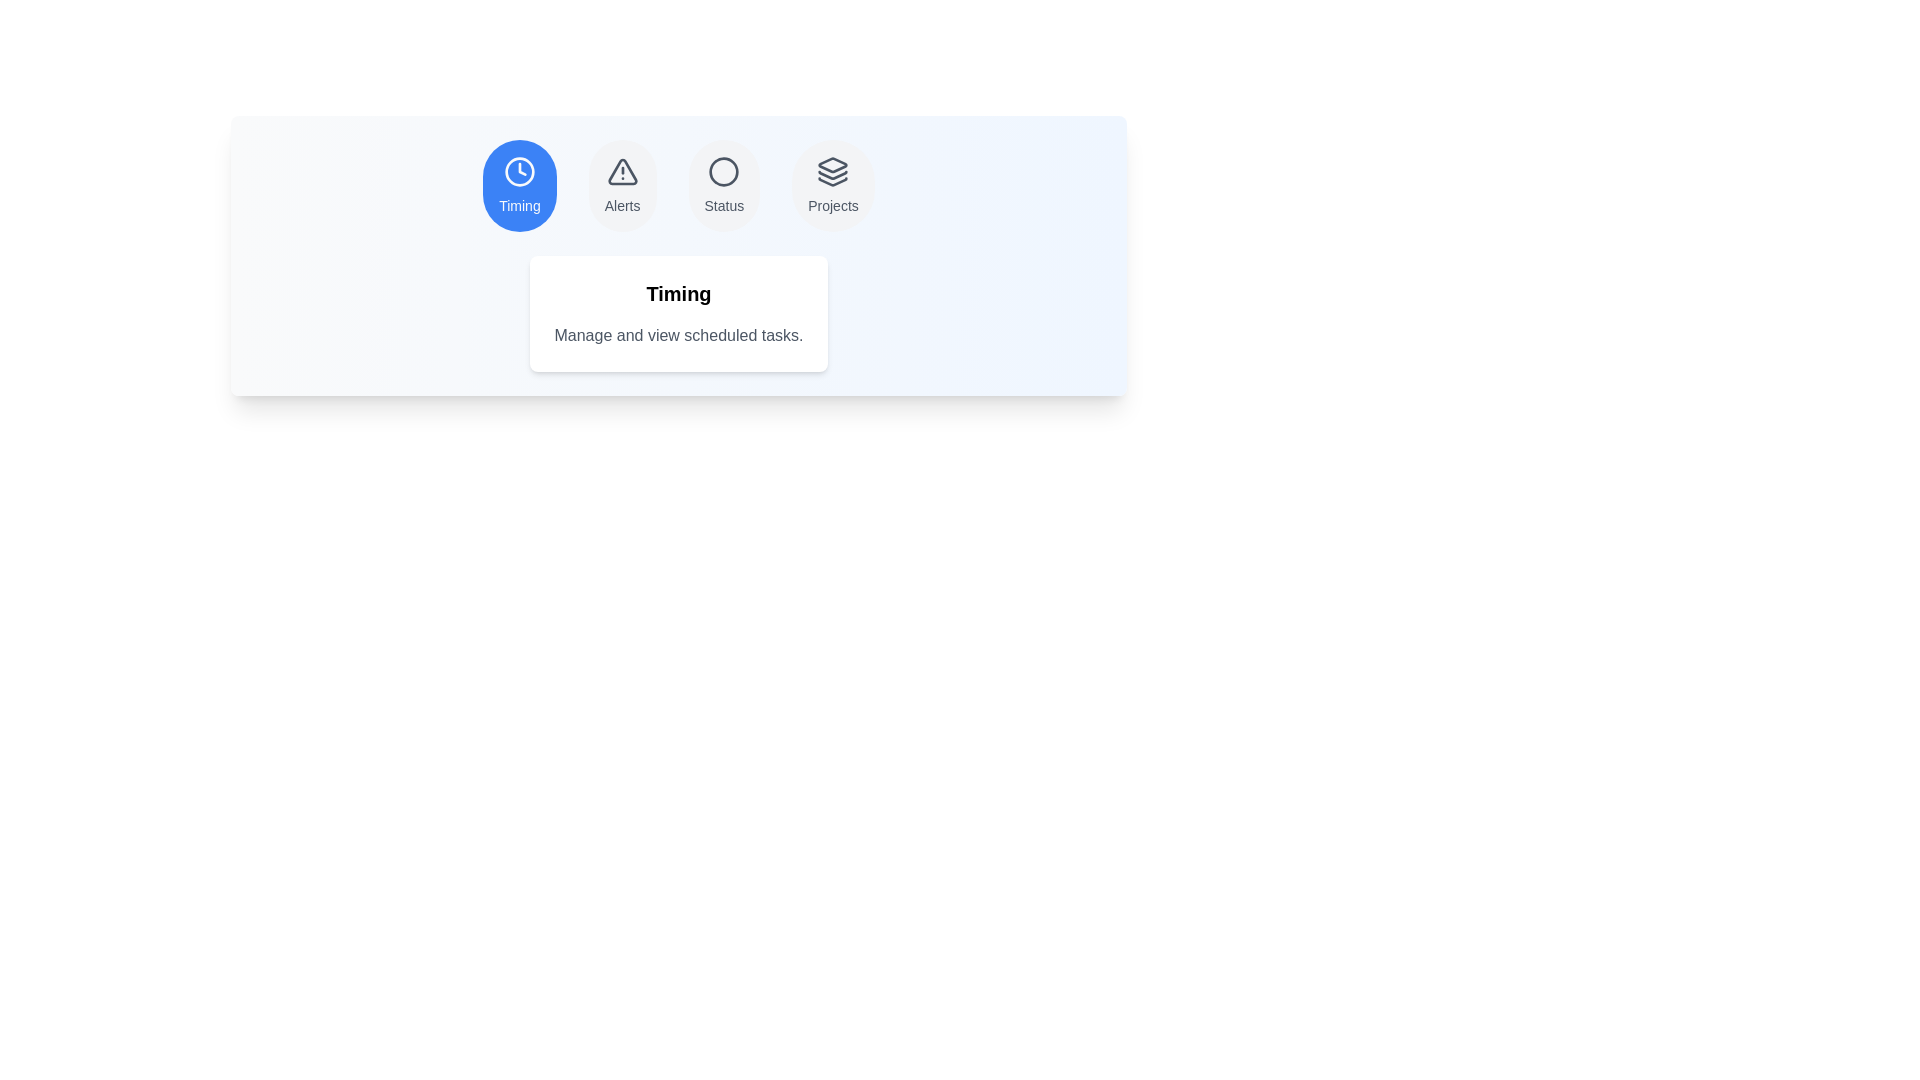 The image size is (1920, 1080). I want to click on the tab labeled Status, so click(723, 185).